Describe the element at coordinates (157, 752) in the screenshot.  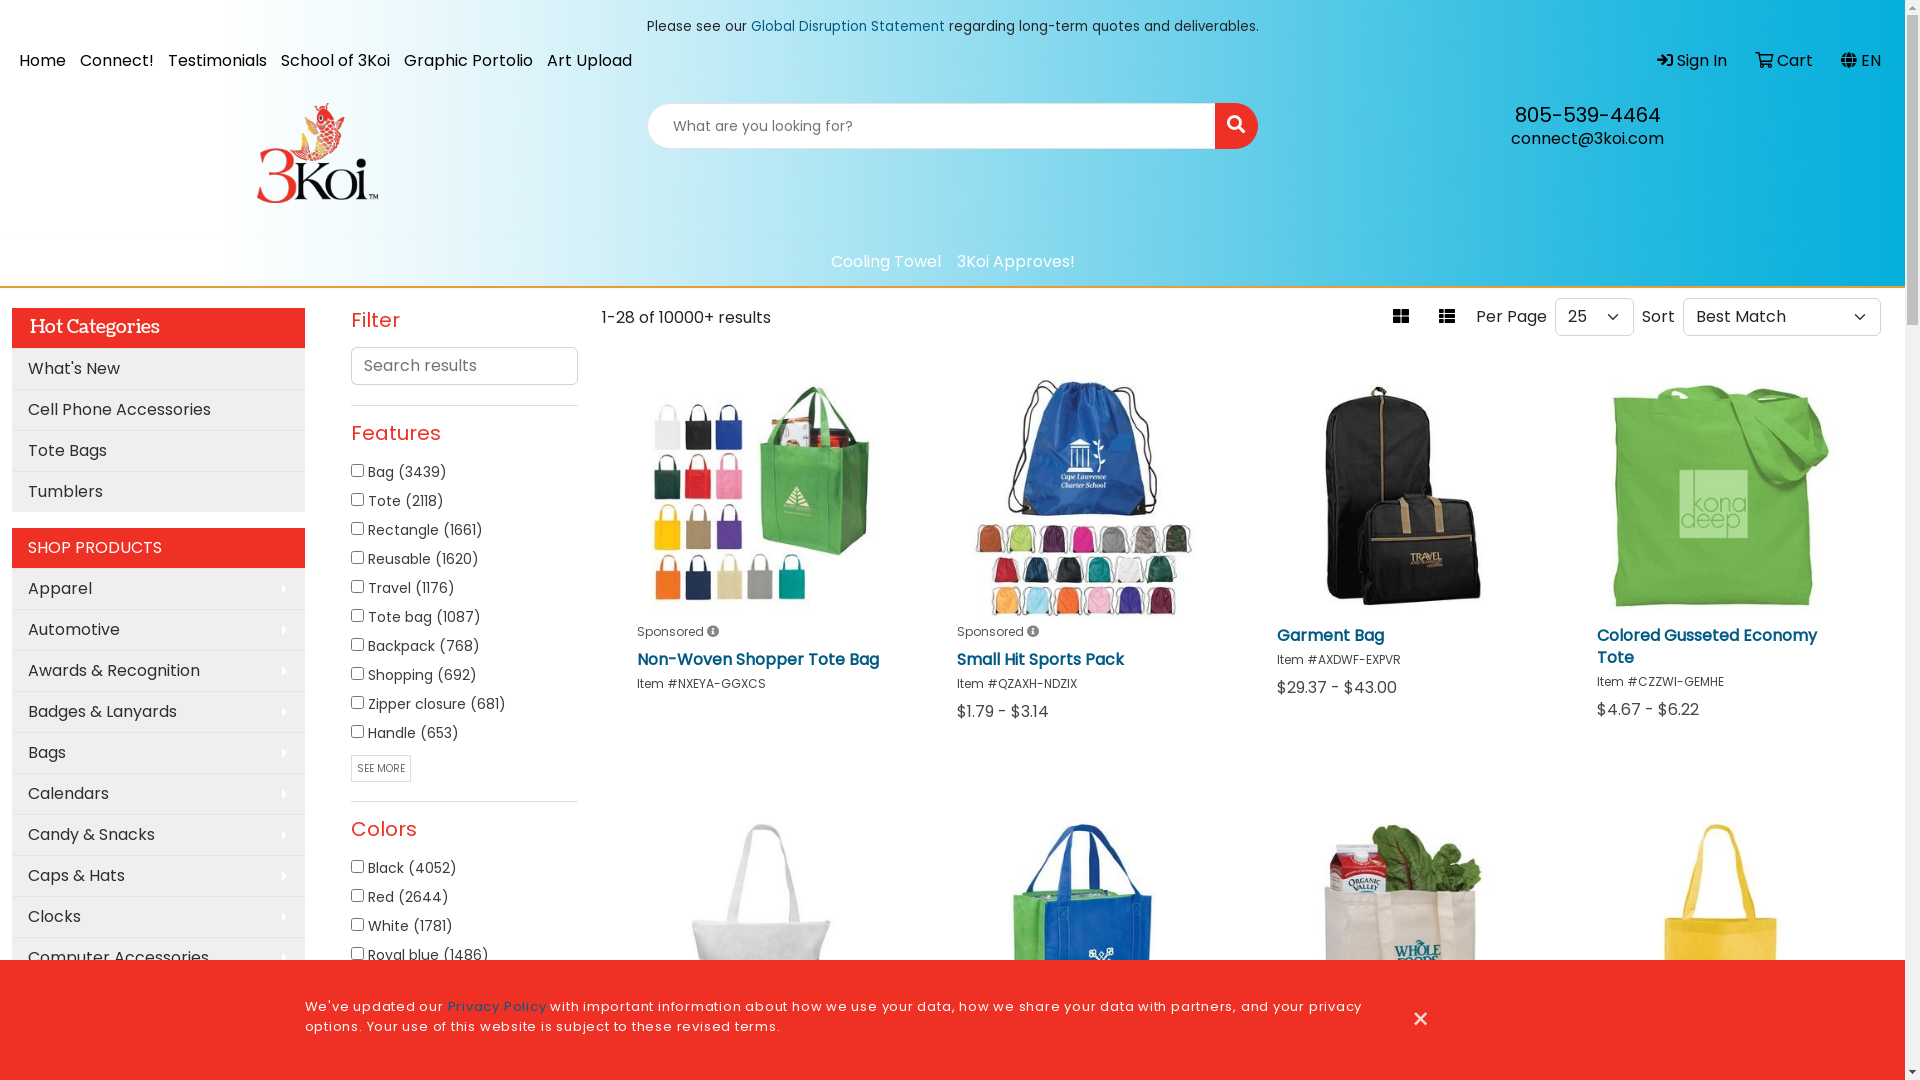
I see `'Bags'` at that location.